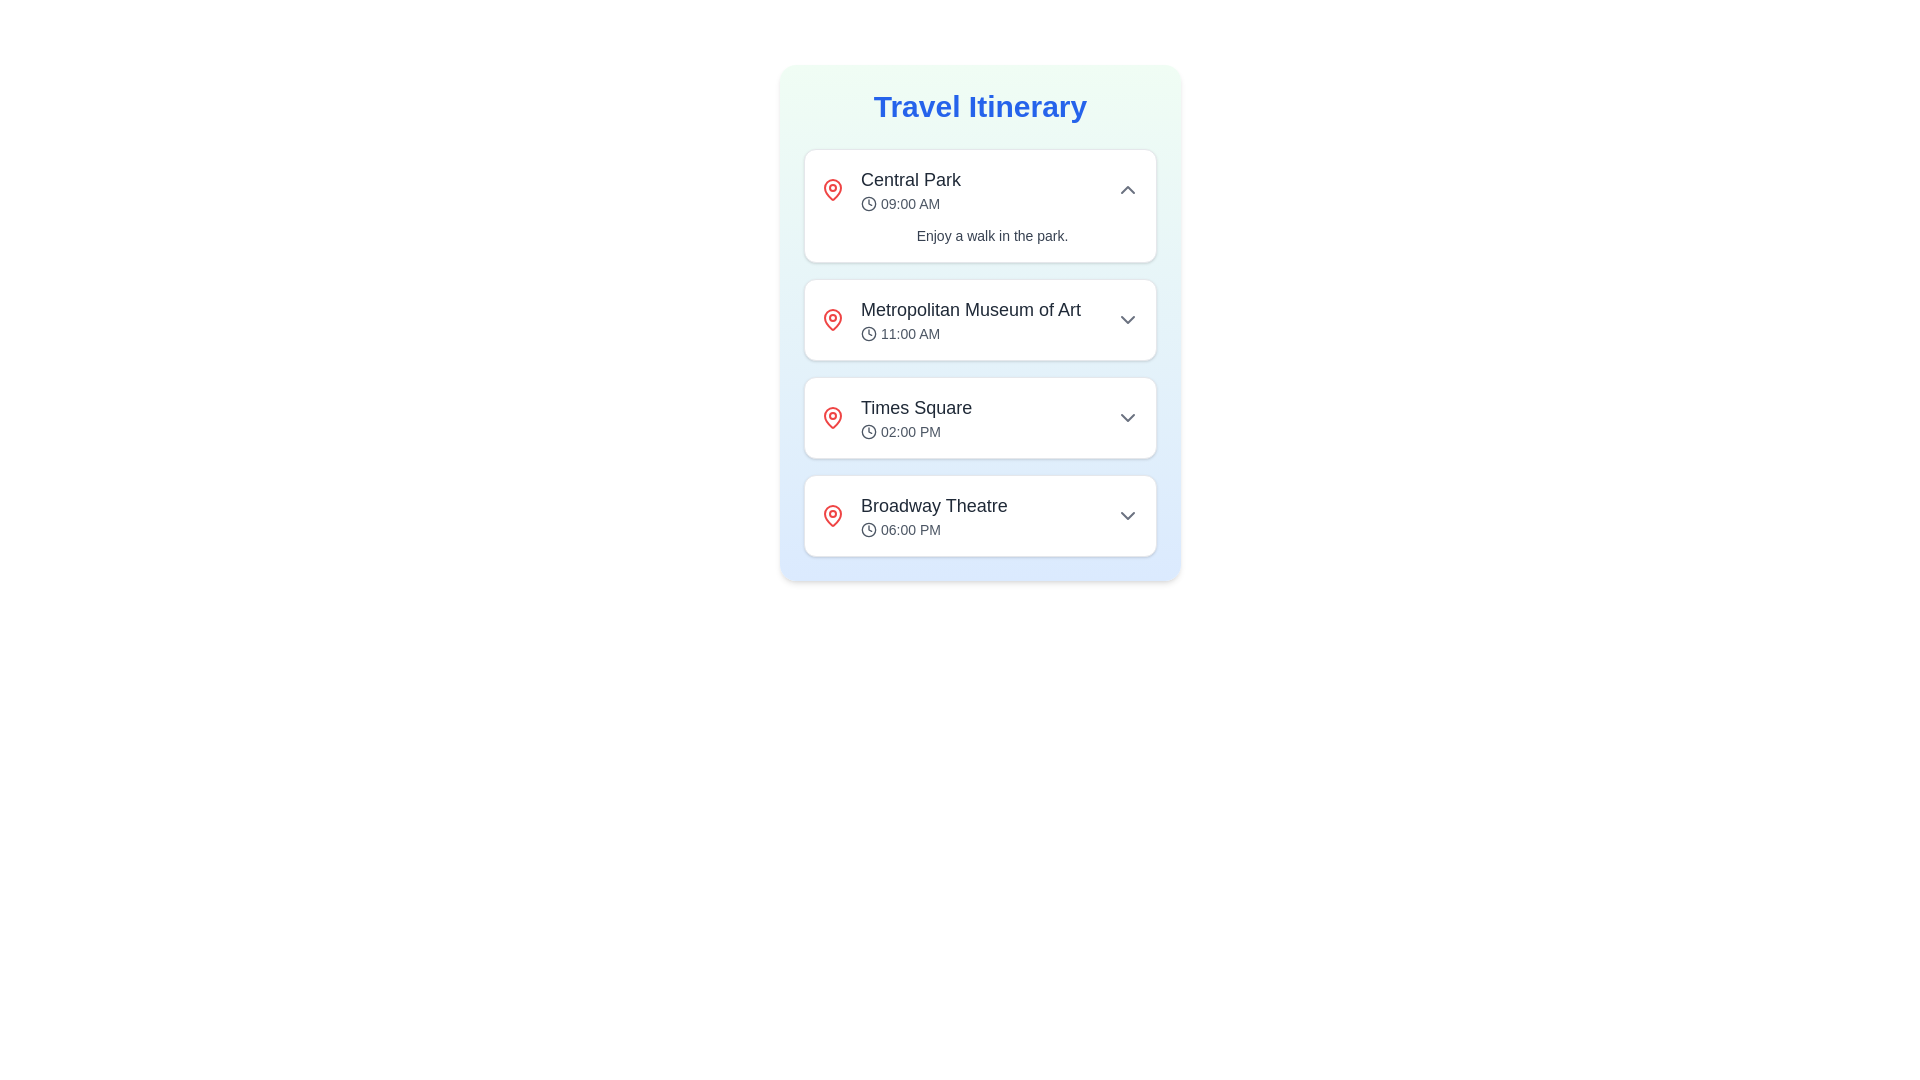 The width and height of the screenshot is (1920, 1080). What do you see at coordinates (833, 189) in the screenshot?
I see `the geographical location icon representing 'Central Park', which is the first visual item on the left side within the card labeled 'Central Park' under the 'Travel Itinerary' header` at bounding box center [833, 189].